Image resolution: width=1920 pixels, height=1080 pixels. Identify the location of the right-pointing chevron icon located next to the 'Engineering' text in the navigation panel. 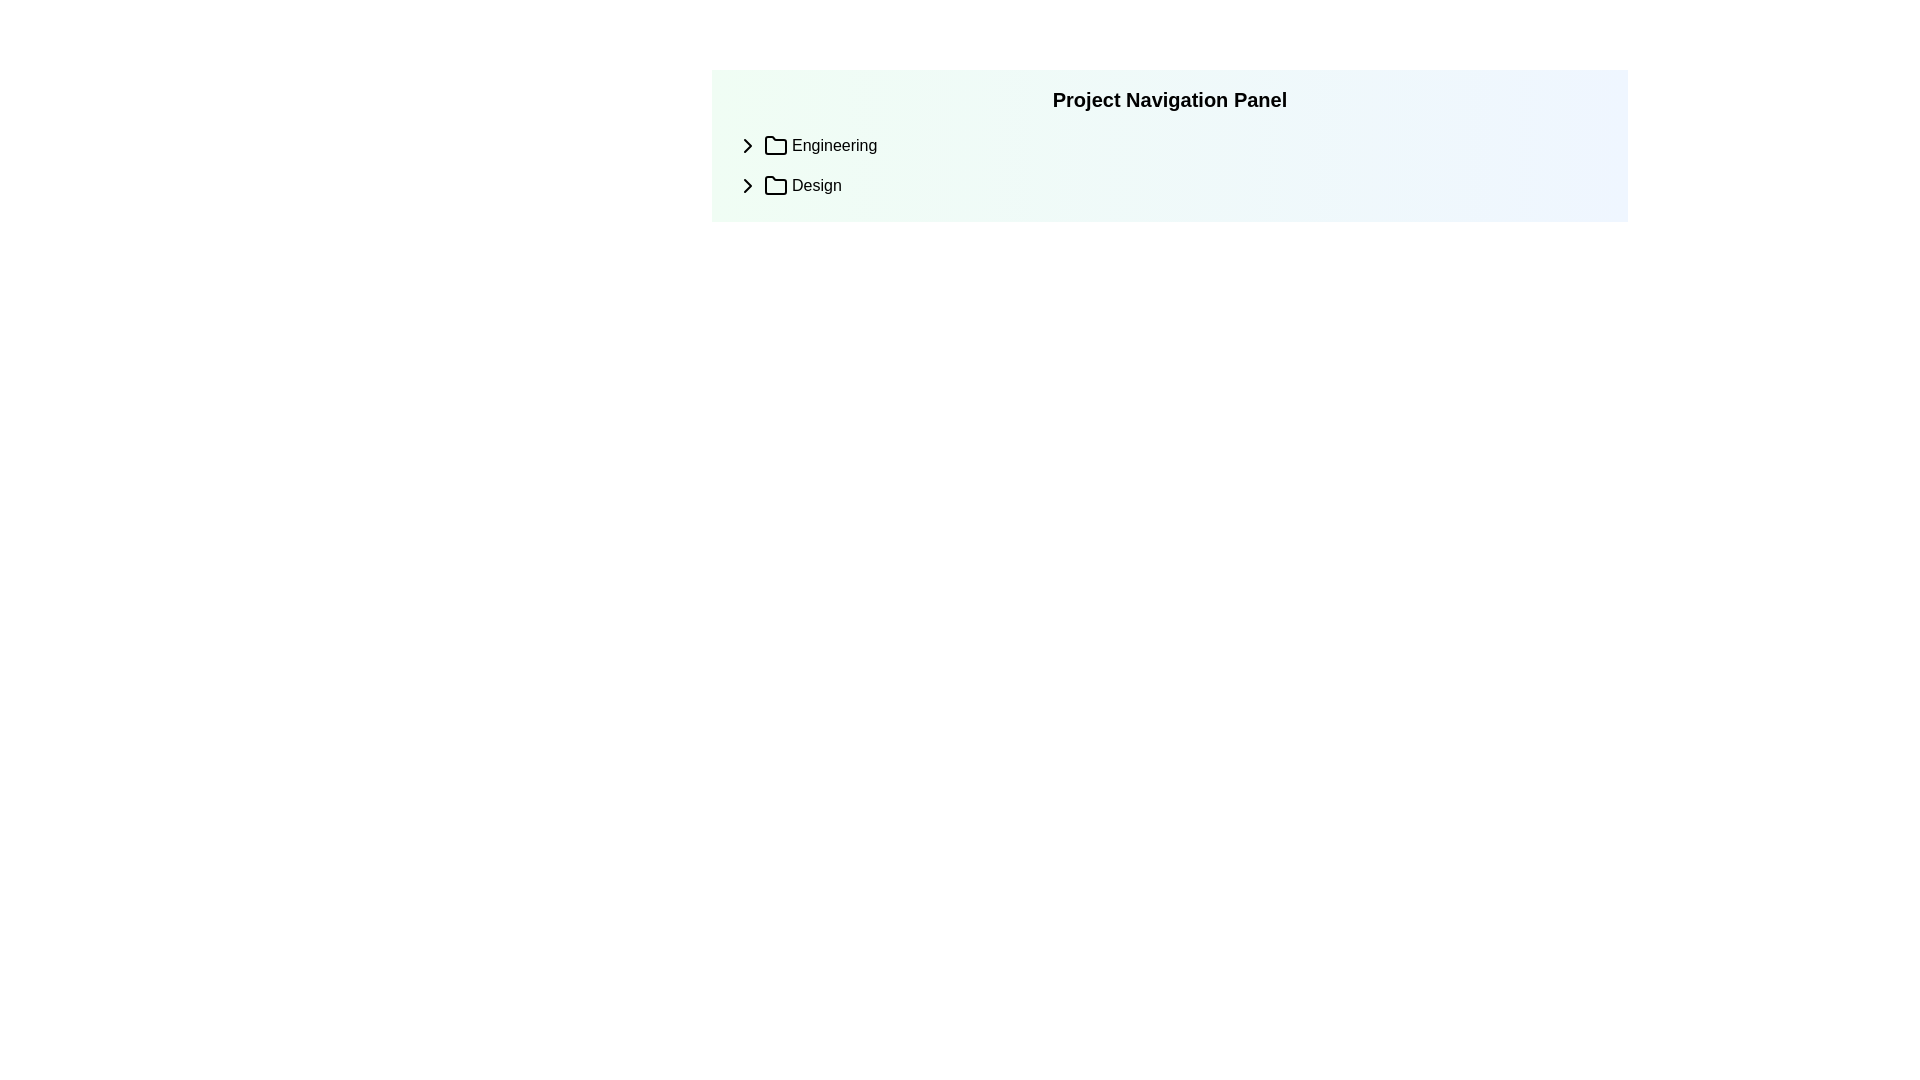
(747, 145).